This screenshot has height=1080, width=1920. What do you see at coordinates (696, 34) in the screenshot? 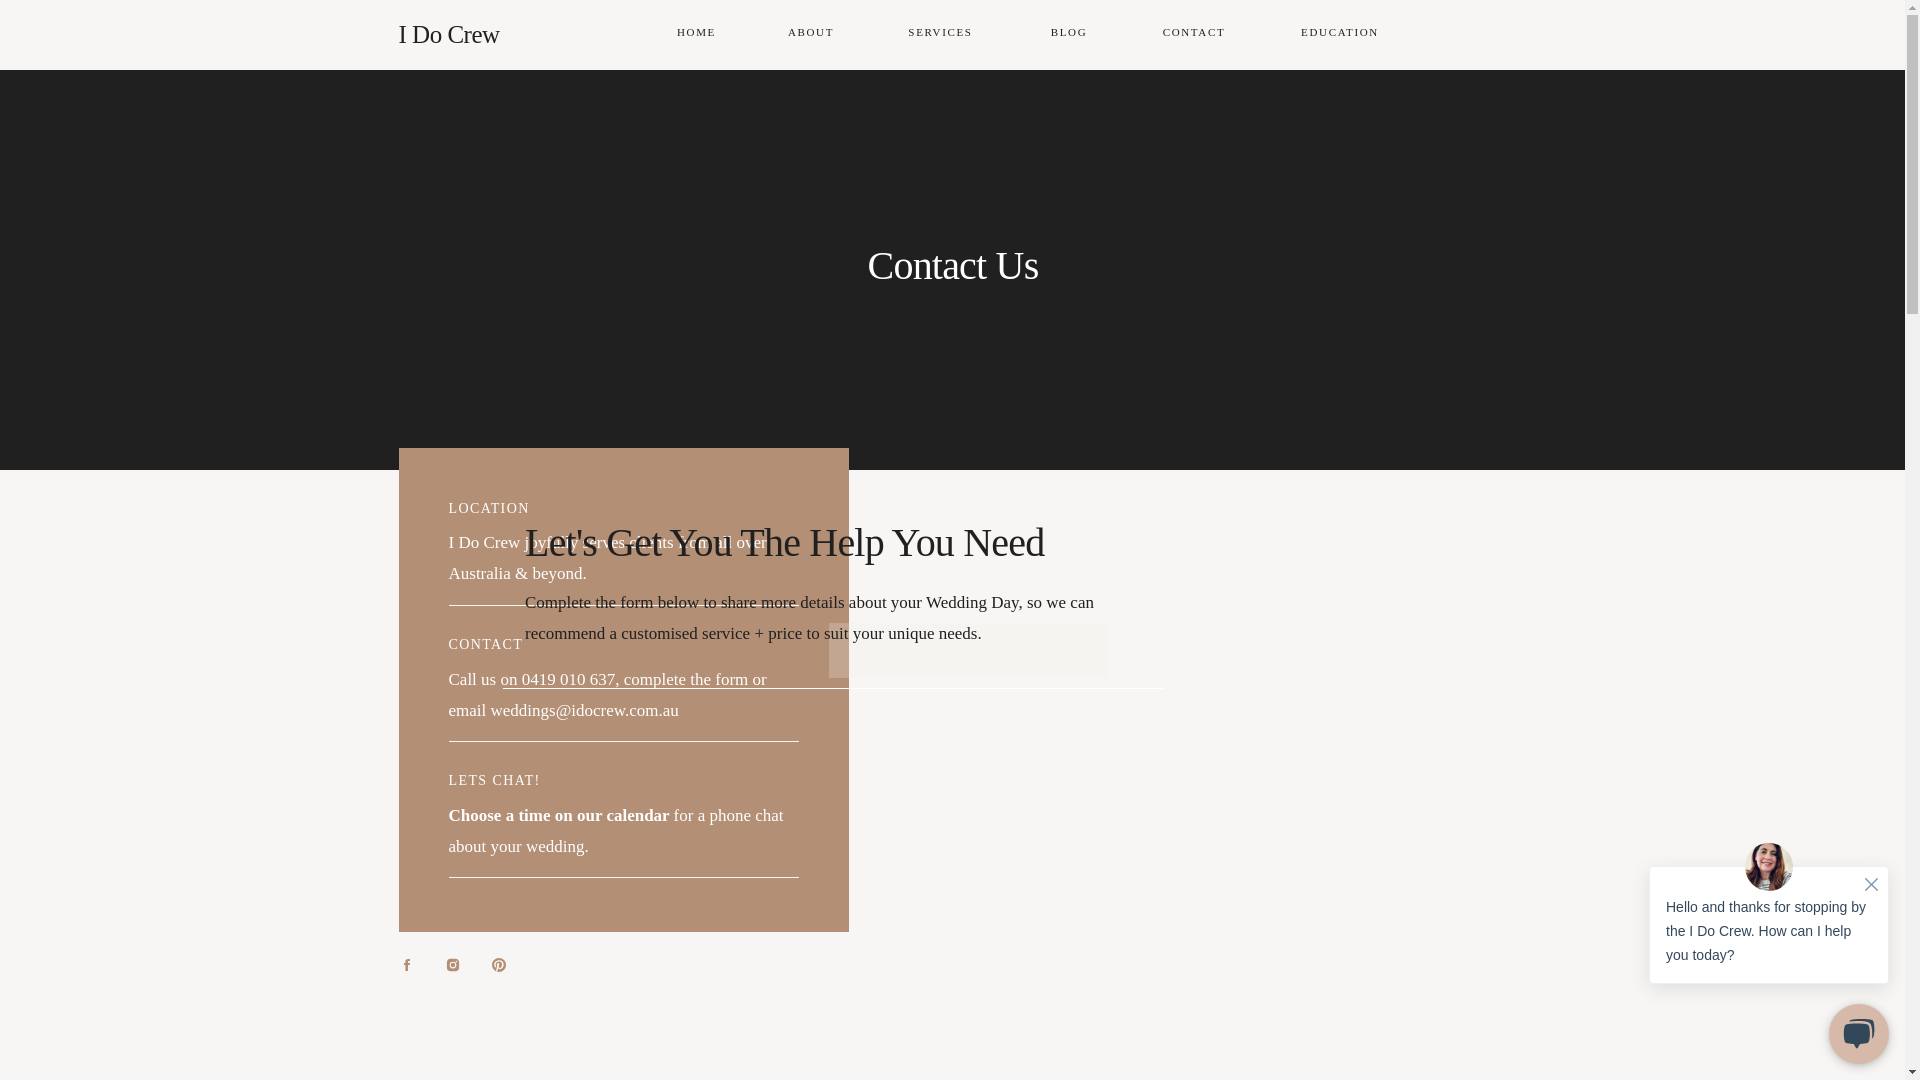
I see `'HOME'` at bounding box center [696, 34].